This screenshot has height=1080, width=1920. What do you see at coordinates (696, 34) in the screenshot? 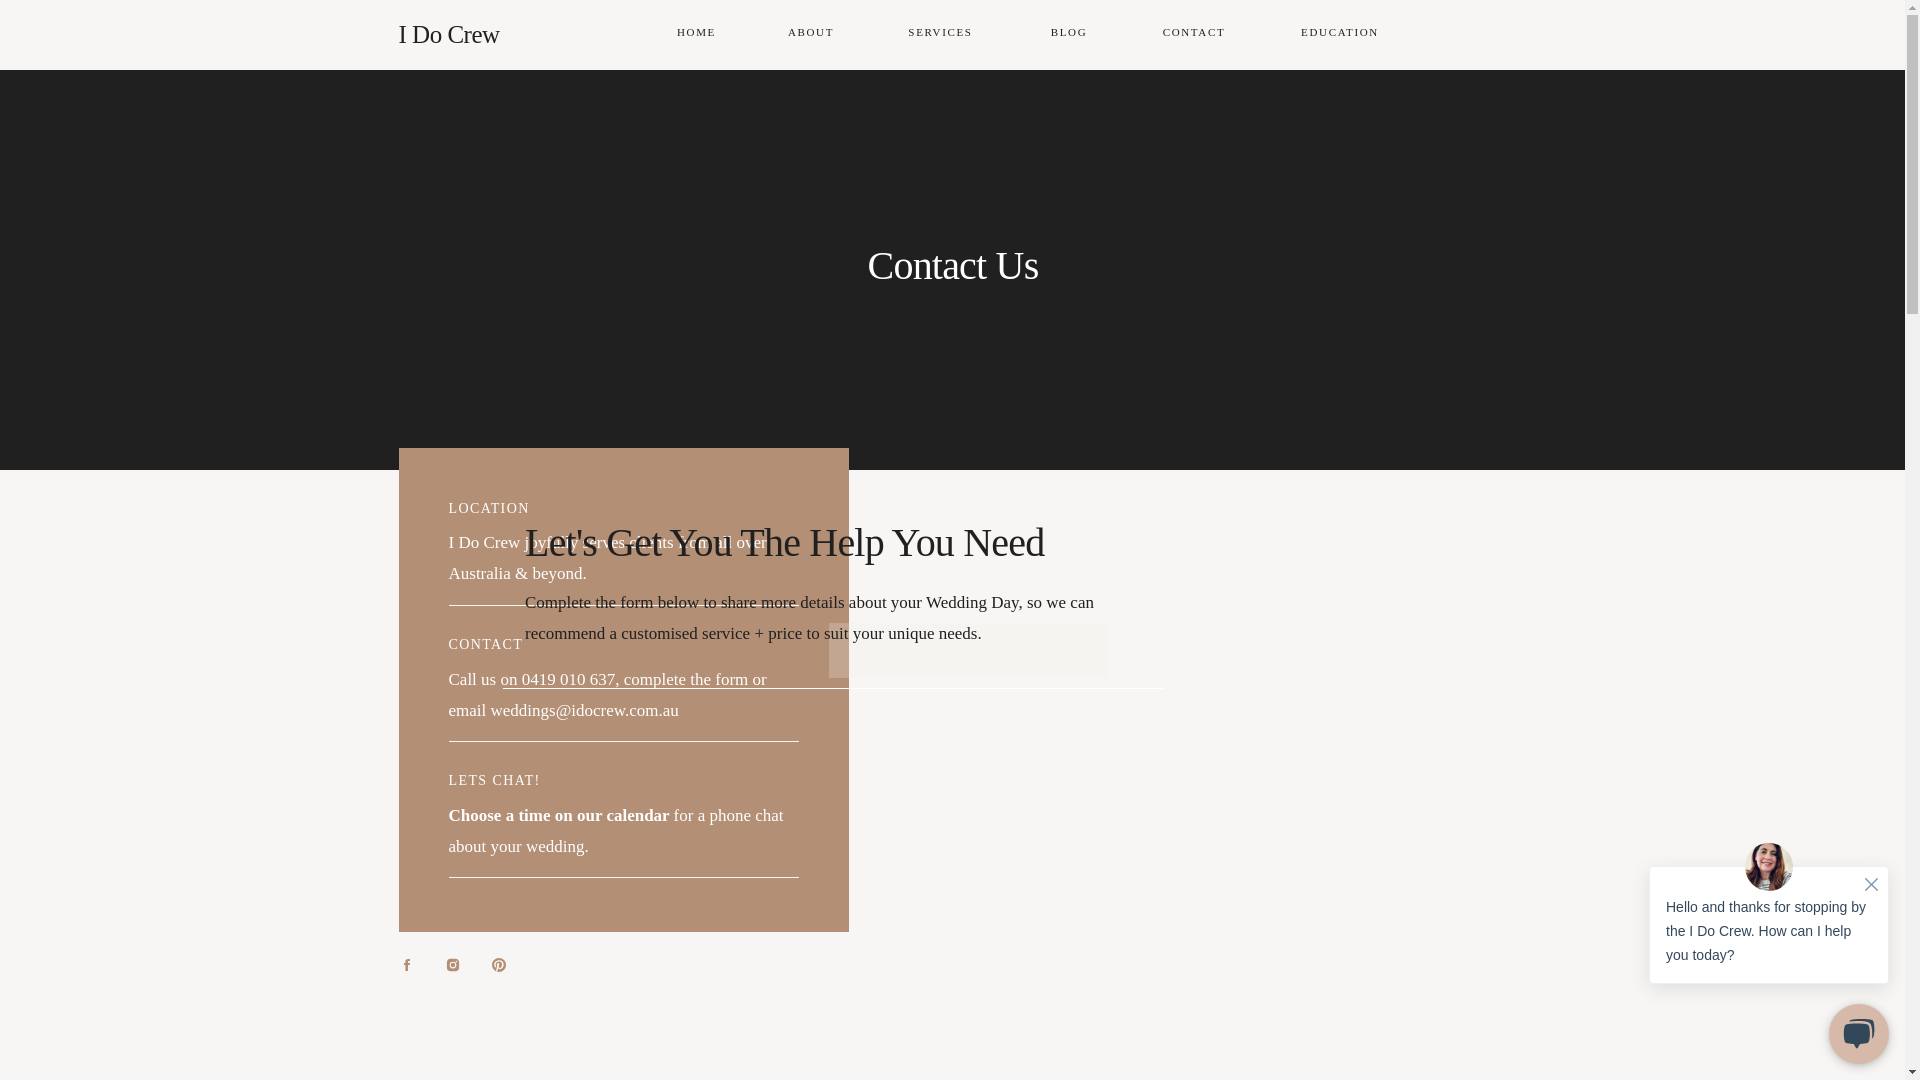
I see `'HOME'` at bounding box center [696, 34].